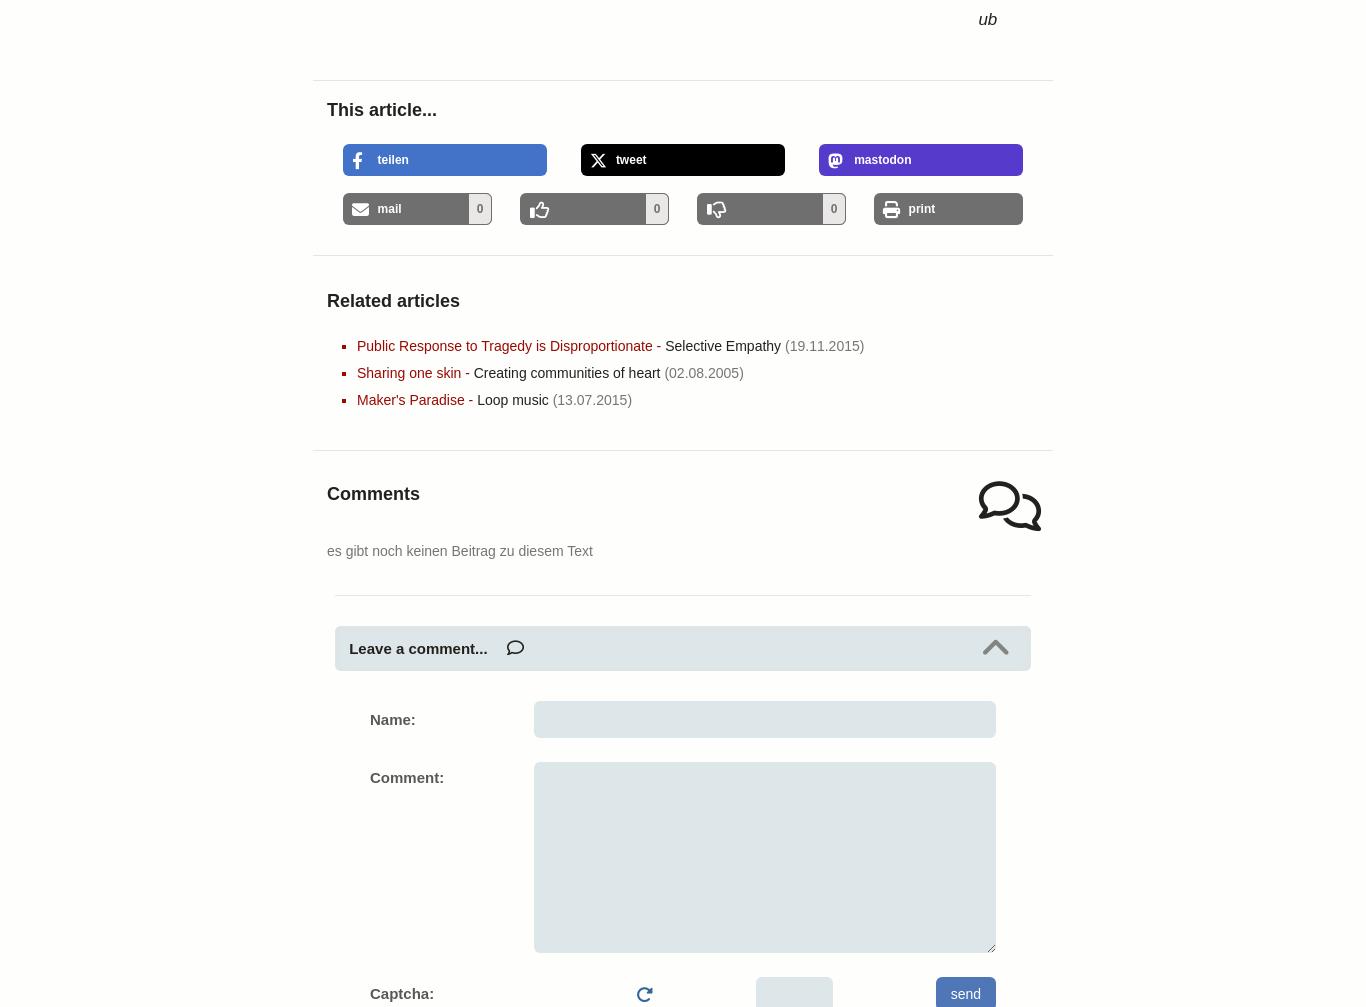 Image resolution: width=1366 pixels, height=1007 pixels. I want to click on 'ub', so click(978, 19).